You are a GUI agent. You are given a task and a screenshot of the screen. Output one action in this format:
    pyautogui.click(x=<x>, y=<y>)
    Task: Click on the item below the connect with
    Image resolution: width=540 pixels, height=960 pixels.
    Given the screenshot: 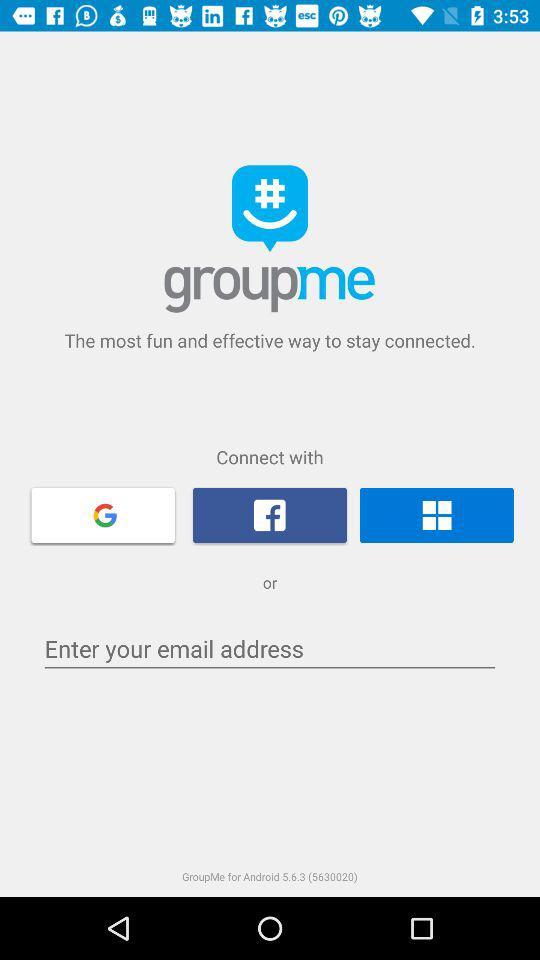 What is the action you would take?
    pyautogui.click(x=435, y=514)
    